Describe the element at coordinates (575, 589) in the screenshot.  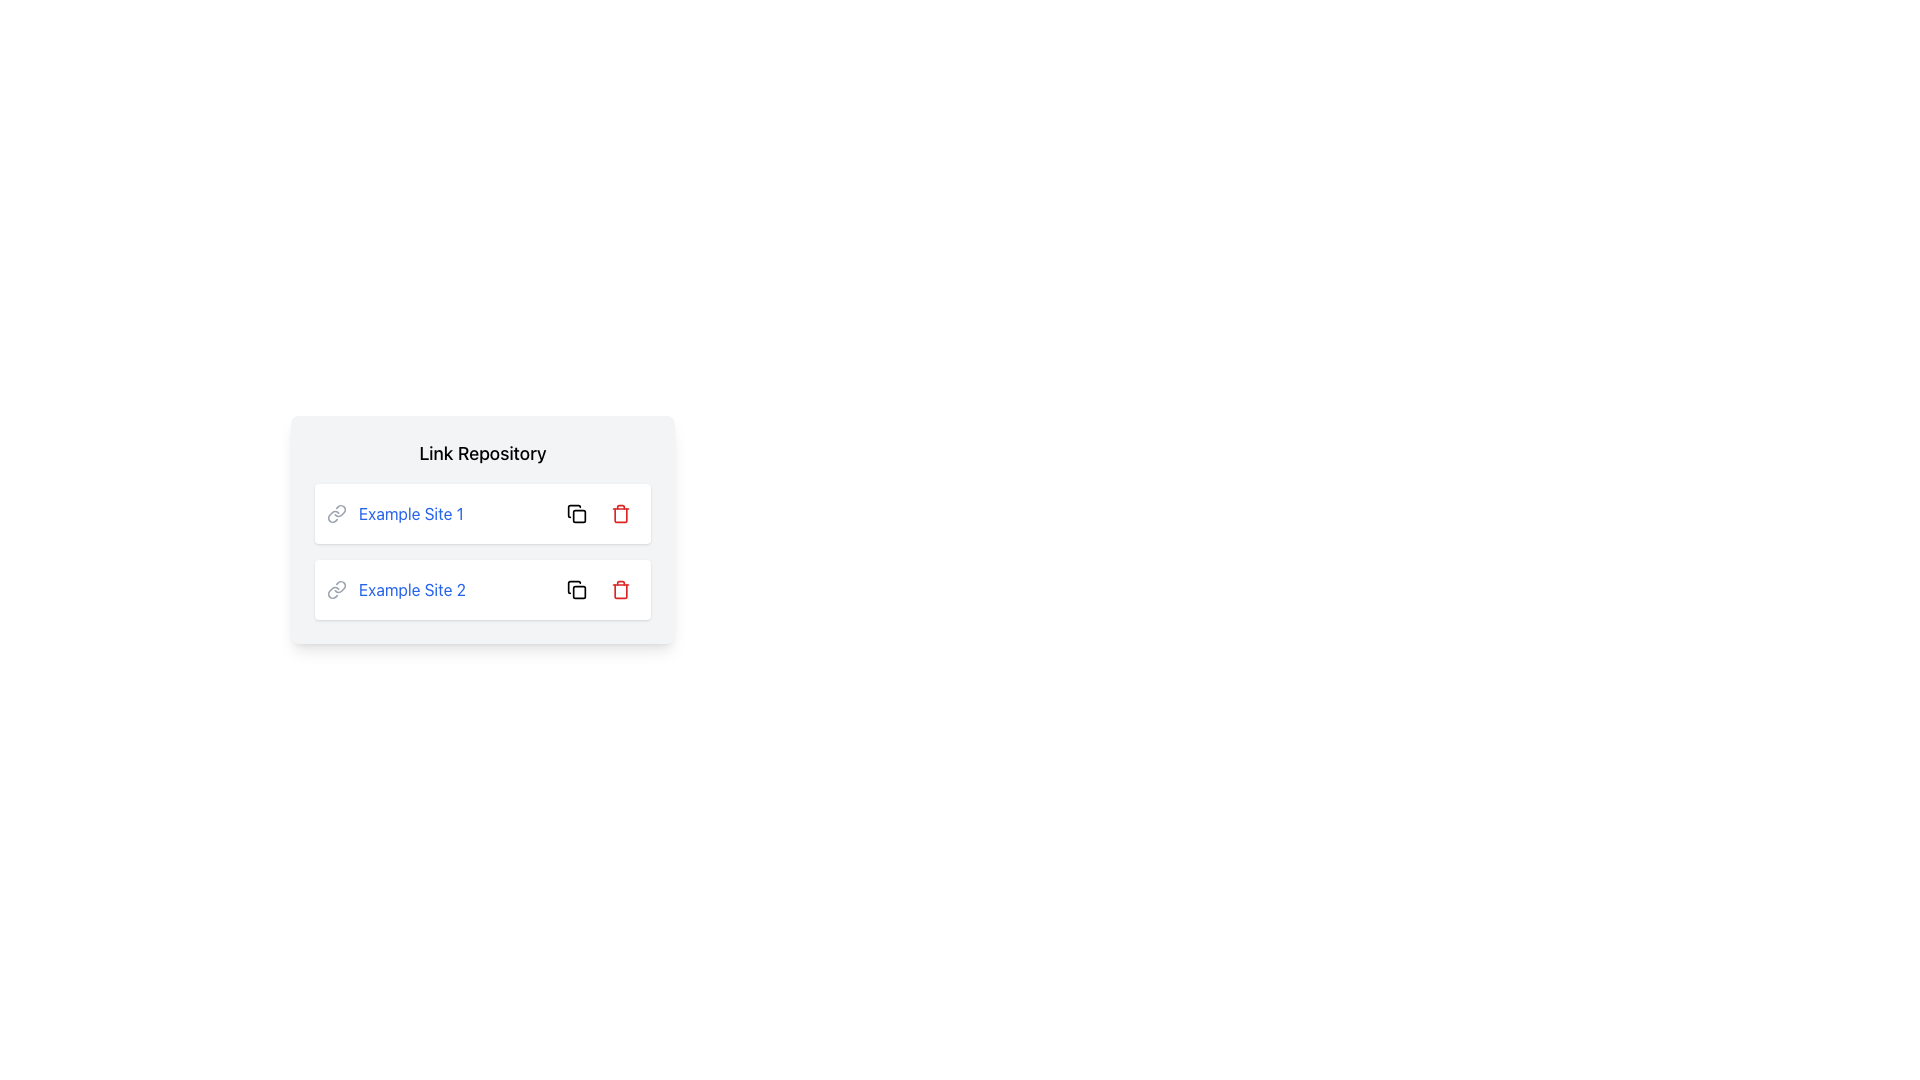
I see `the copy action button, which is an icon with two overlapping rectangles and is positioned next to the 'Example Site 2' text in the second row of the list component` at that location.